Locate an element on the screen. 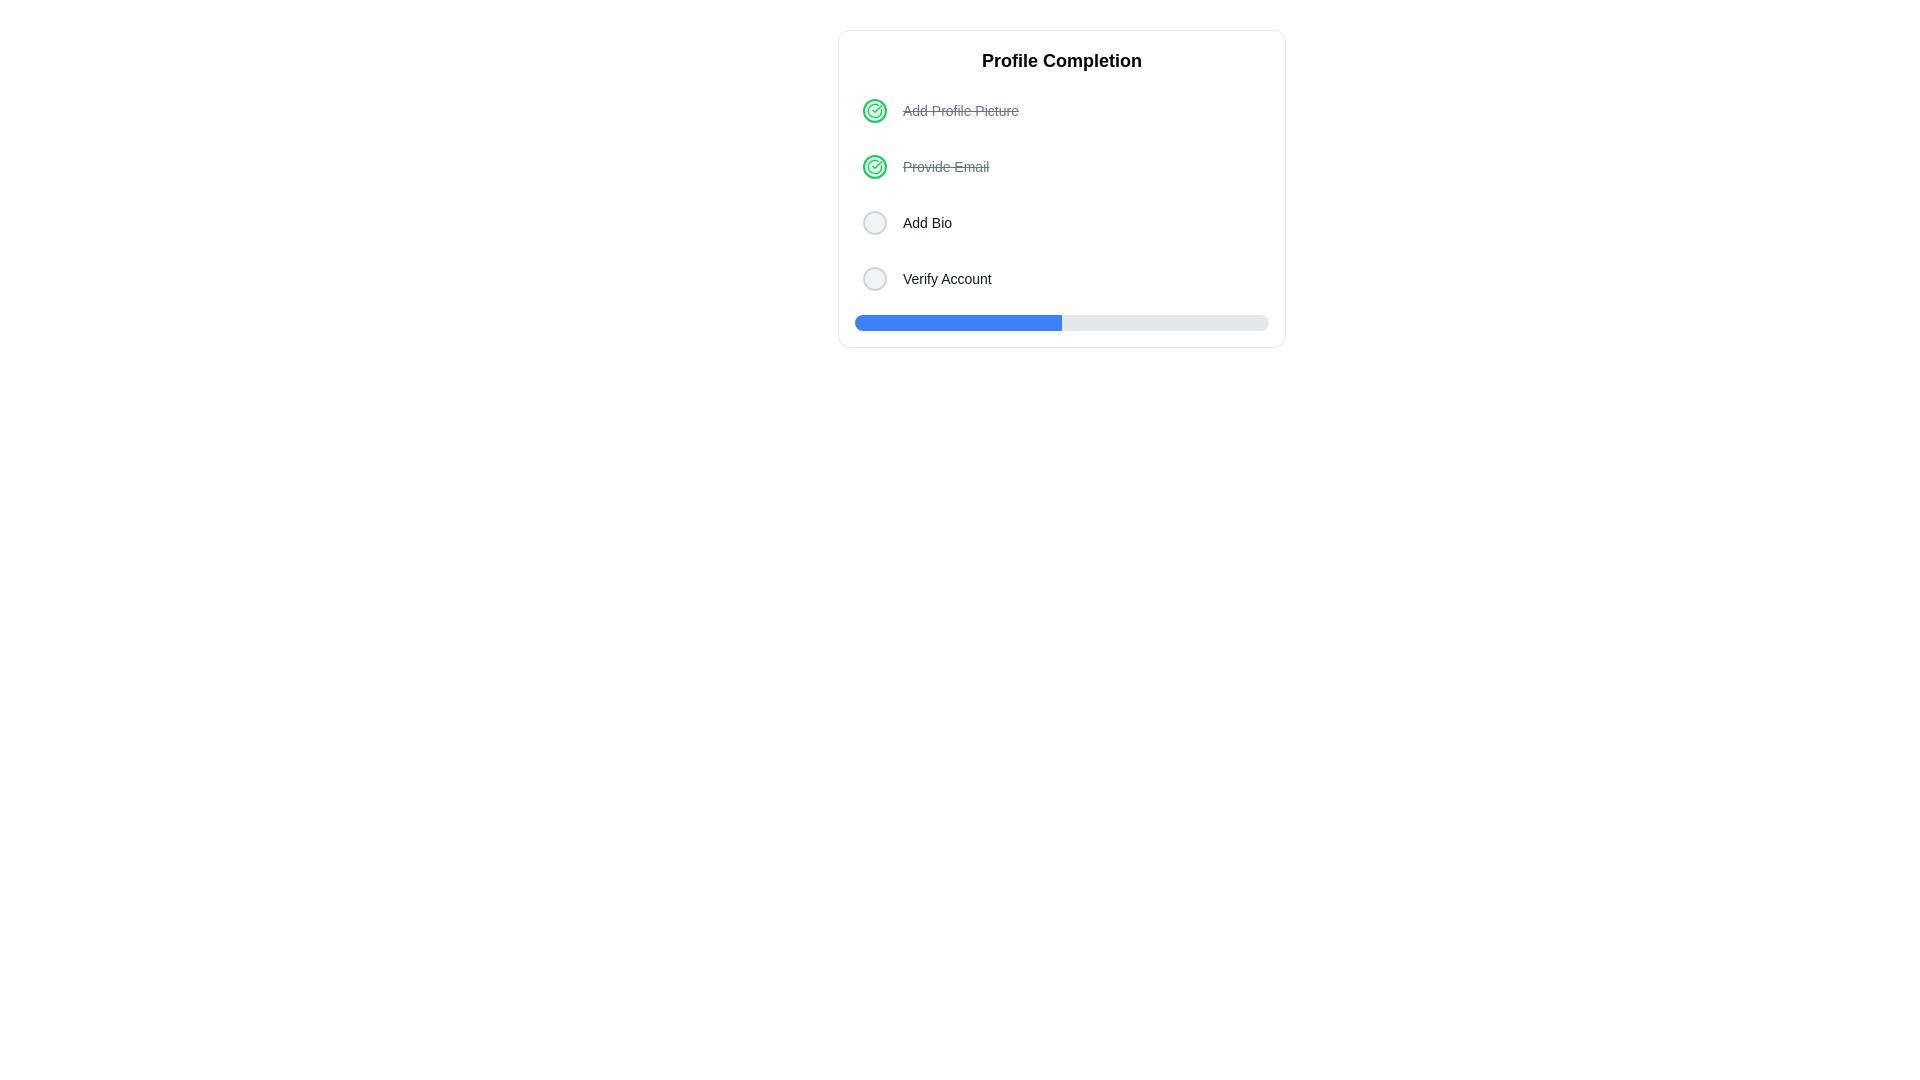  the status represented by the circular icon with a green border and light green background, indicating a completed state, located to the left of 'Add Profile Picture' is located at coordinates (874, 111).